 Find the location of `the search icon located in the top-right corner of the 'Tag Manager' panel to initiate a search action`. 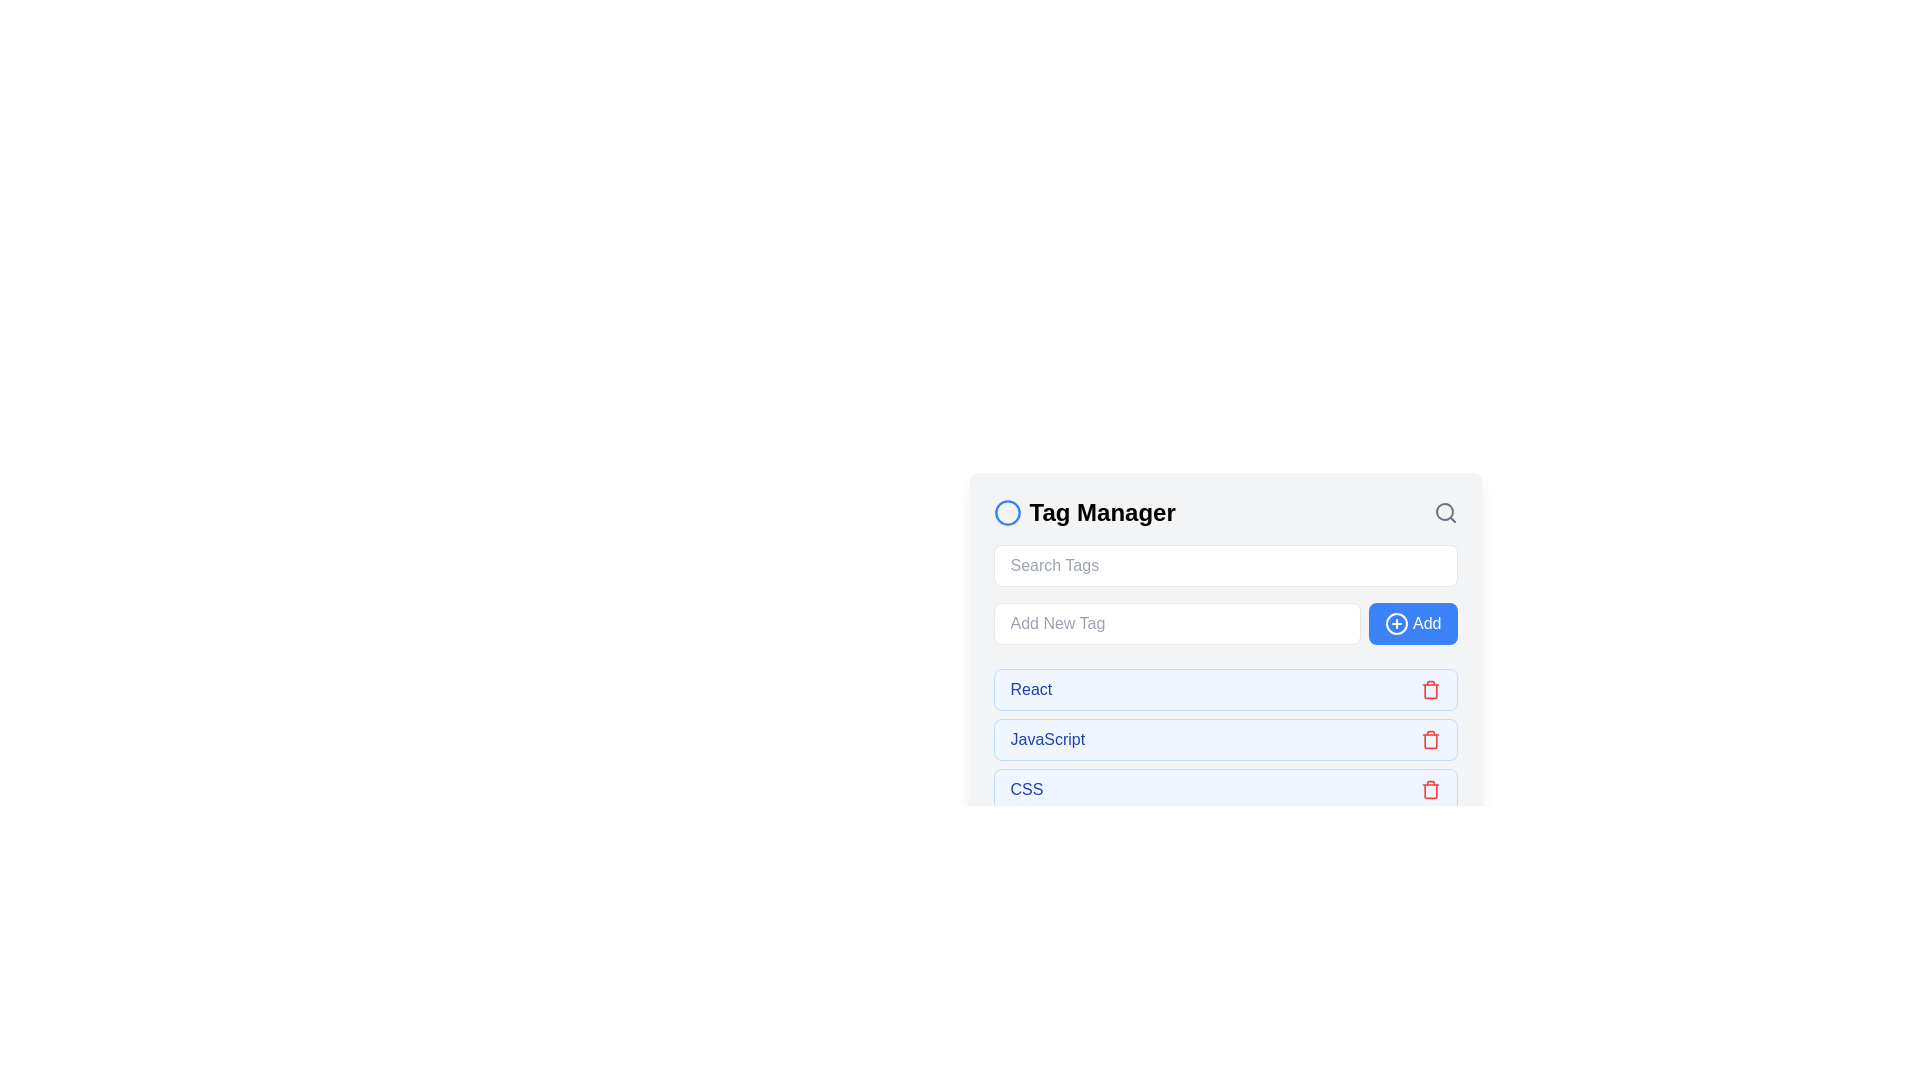

the search icon located in the top-right corner of the 'Tag Manager' panel to initiate a search action is located at coordinates (1445, 512).